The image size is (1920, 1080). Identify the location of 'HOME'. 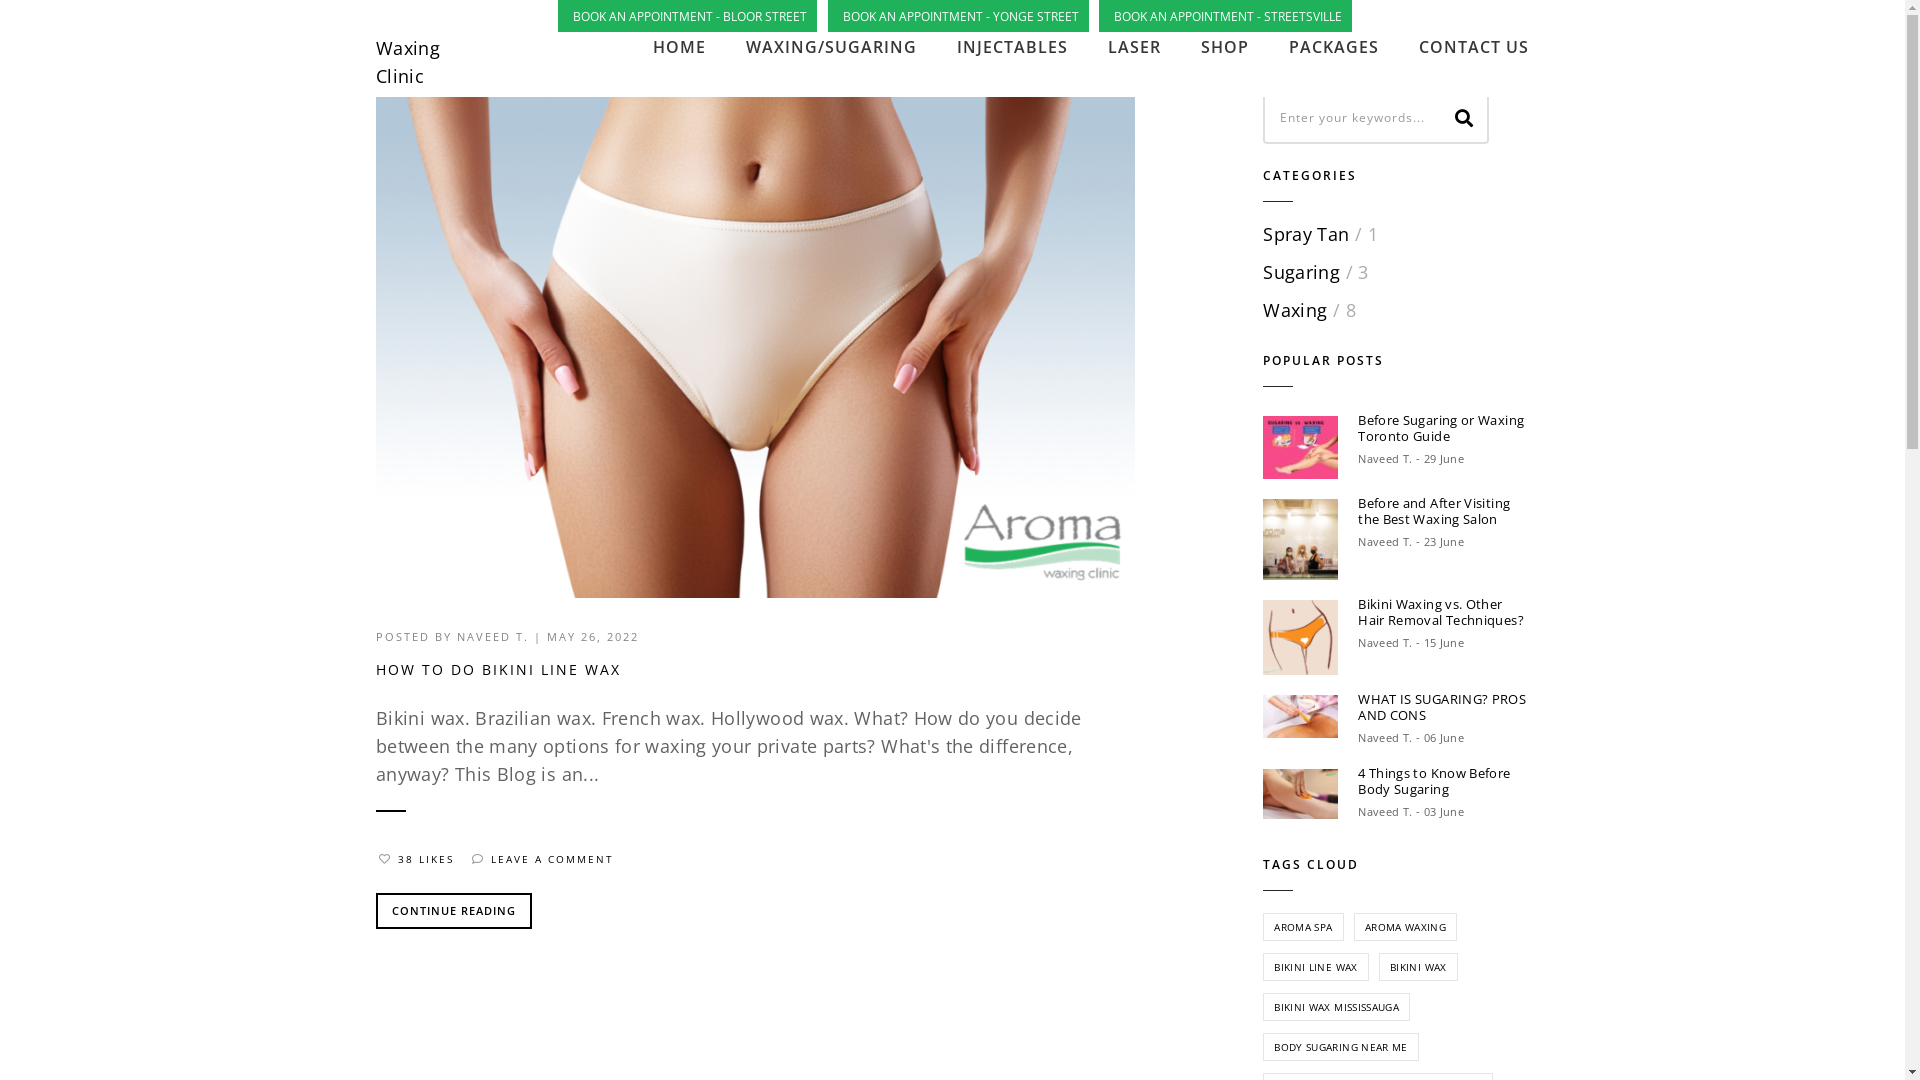
(679, 46).